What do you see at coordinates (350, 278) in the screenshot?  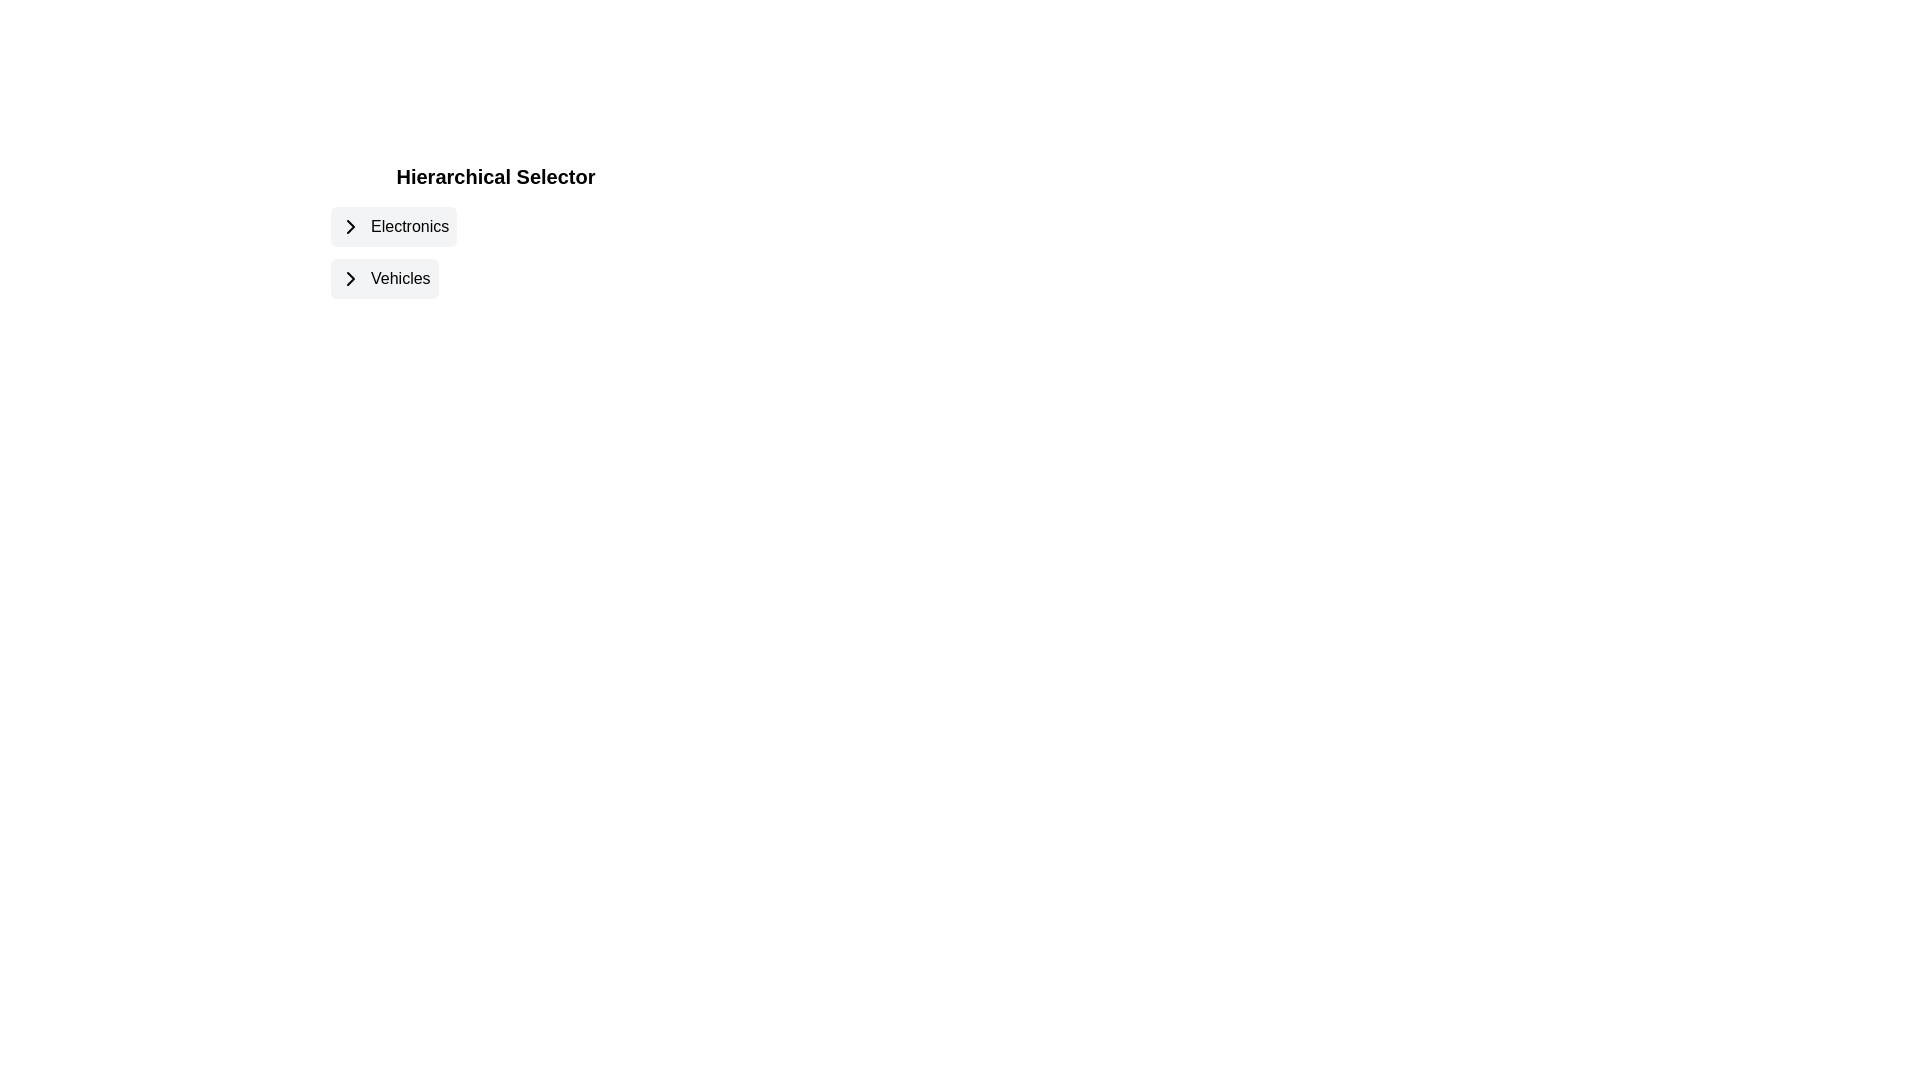 I see `the right-pointing chevron icon inside the 'Vehicles' button` at bounding box center [350, 278].